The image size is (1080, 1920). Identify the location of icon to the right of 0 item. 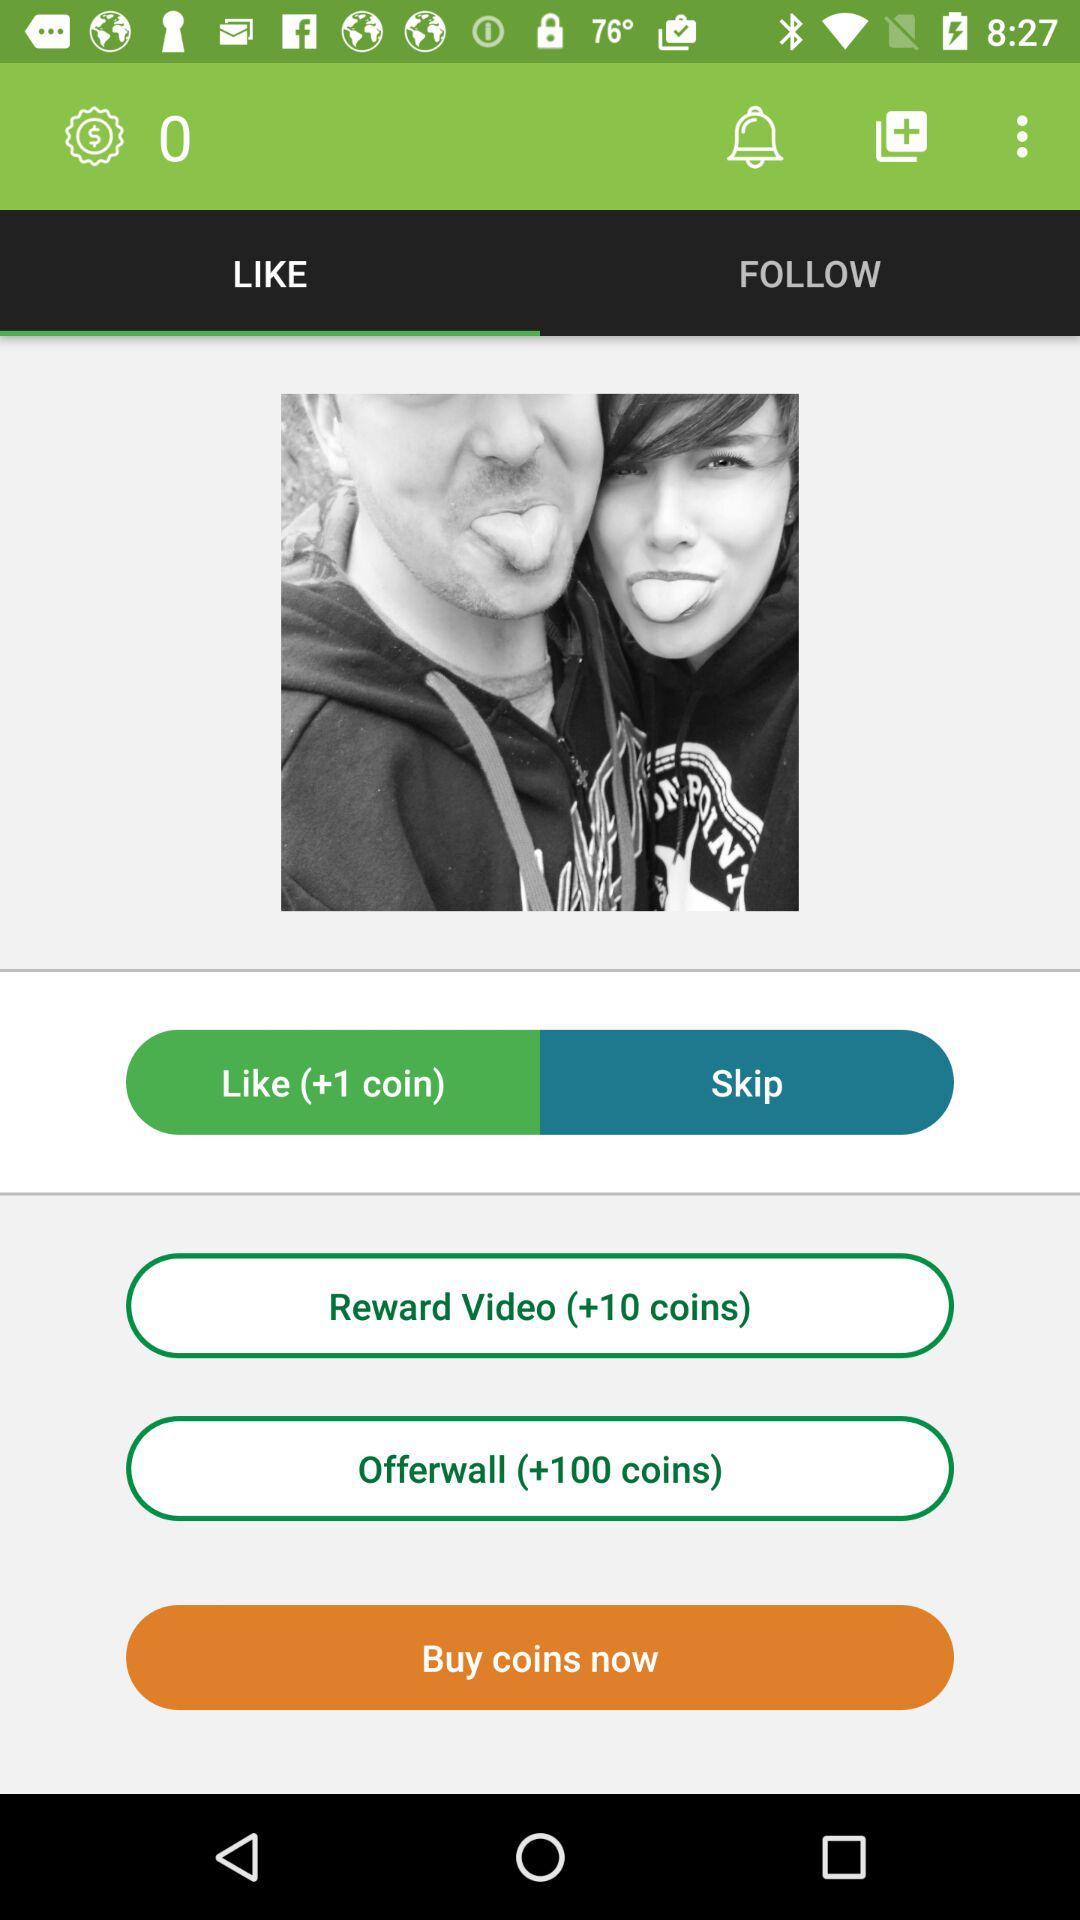
(754, 135).